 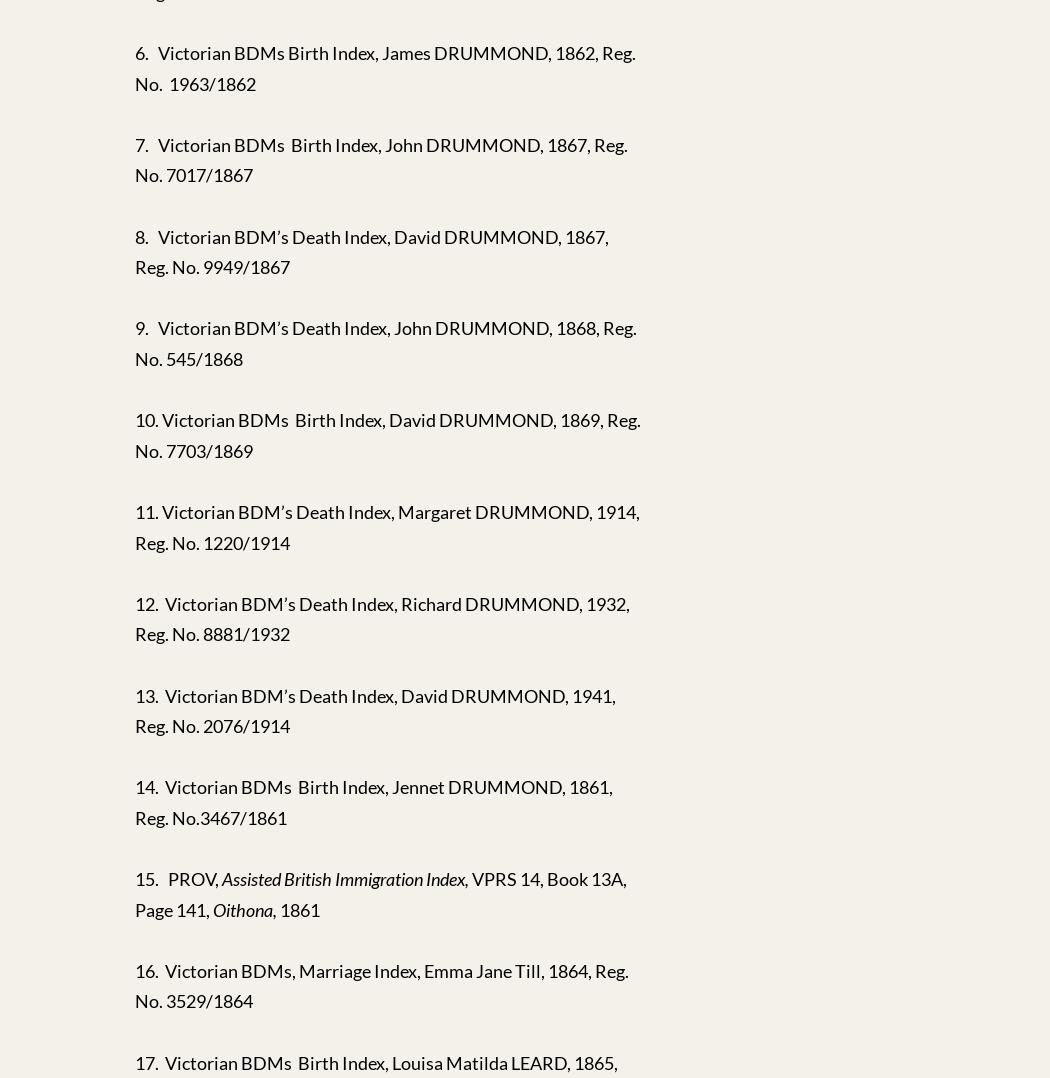 I want to click on '12.  Victorian BDM’s Death Index, Richard DRUMMOND, 1932, Reg. No. 8881/1932', so click(x=382, y=617).